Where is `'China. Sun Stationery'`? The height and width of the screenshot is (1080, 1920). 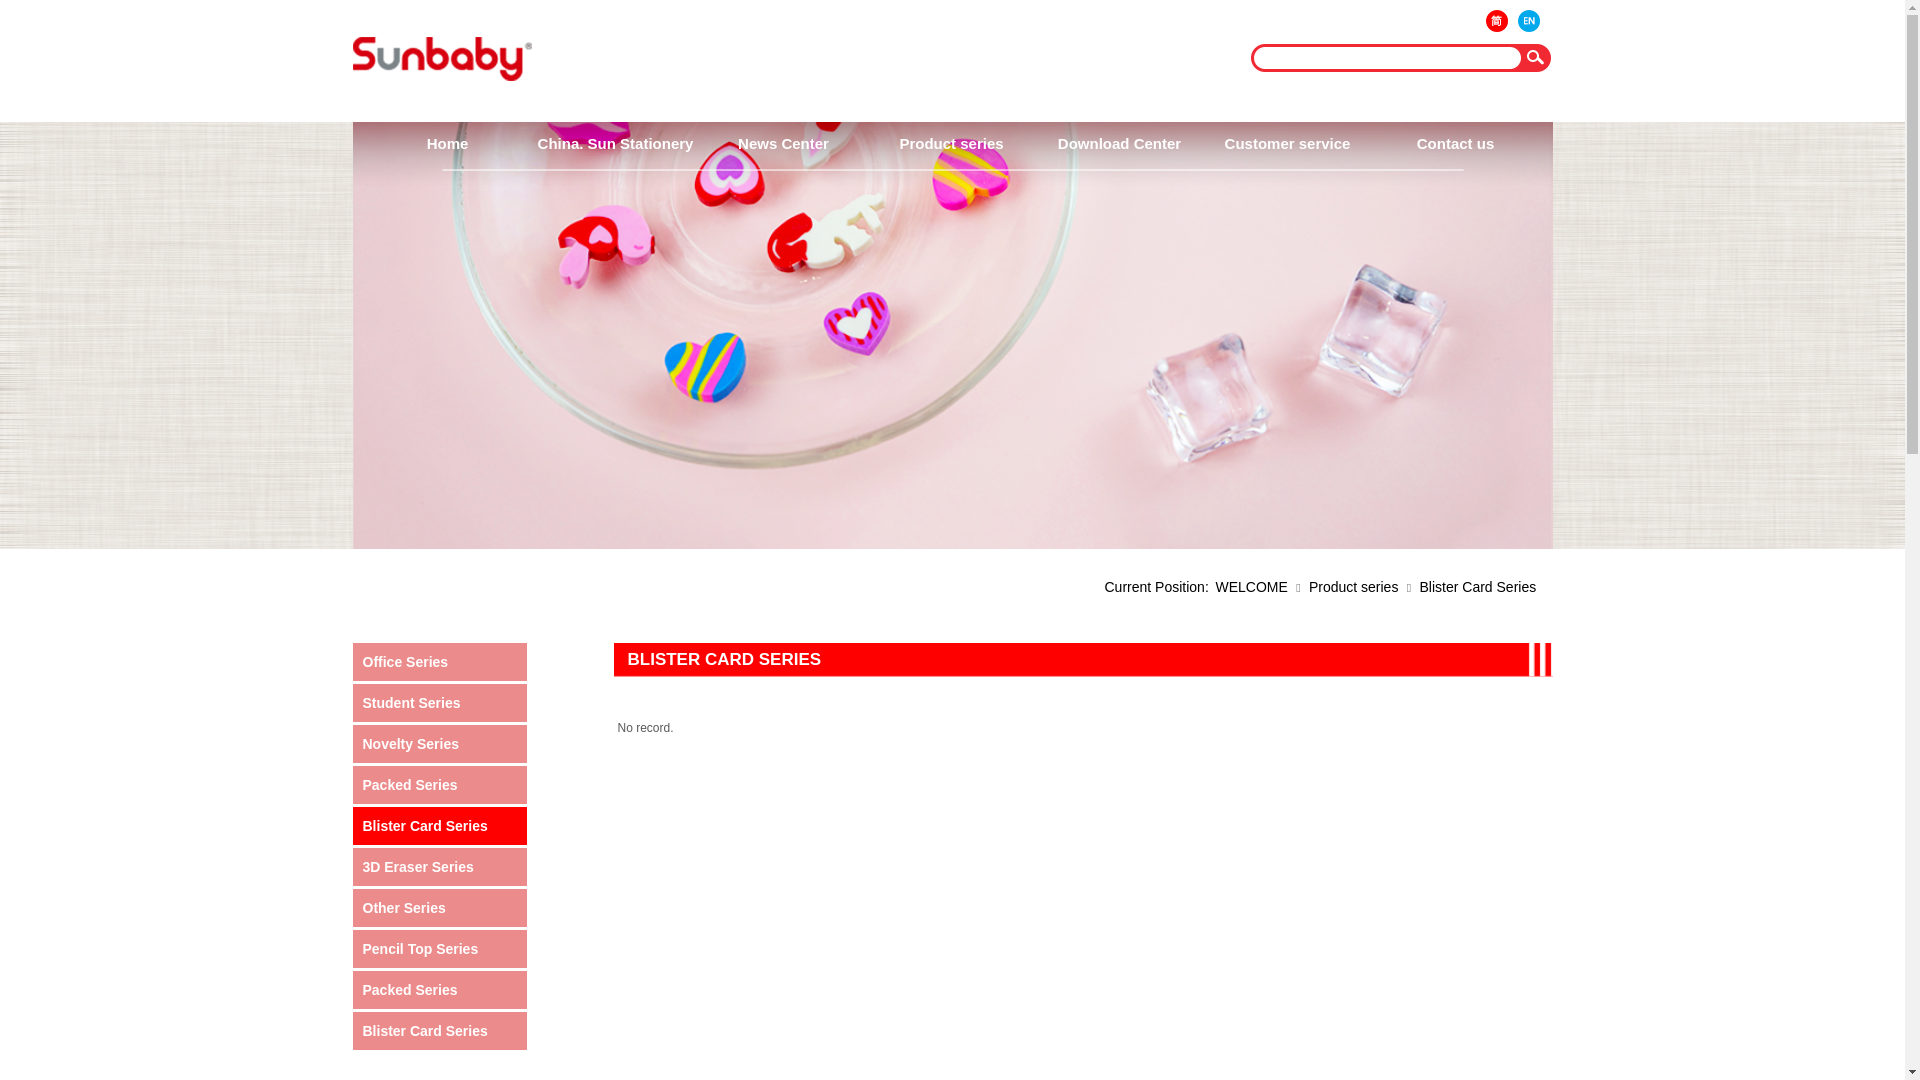
'China. Sun Stationery' is located at coordinates (613, 142).